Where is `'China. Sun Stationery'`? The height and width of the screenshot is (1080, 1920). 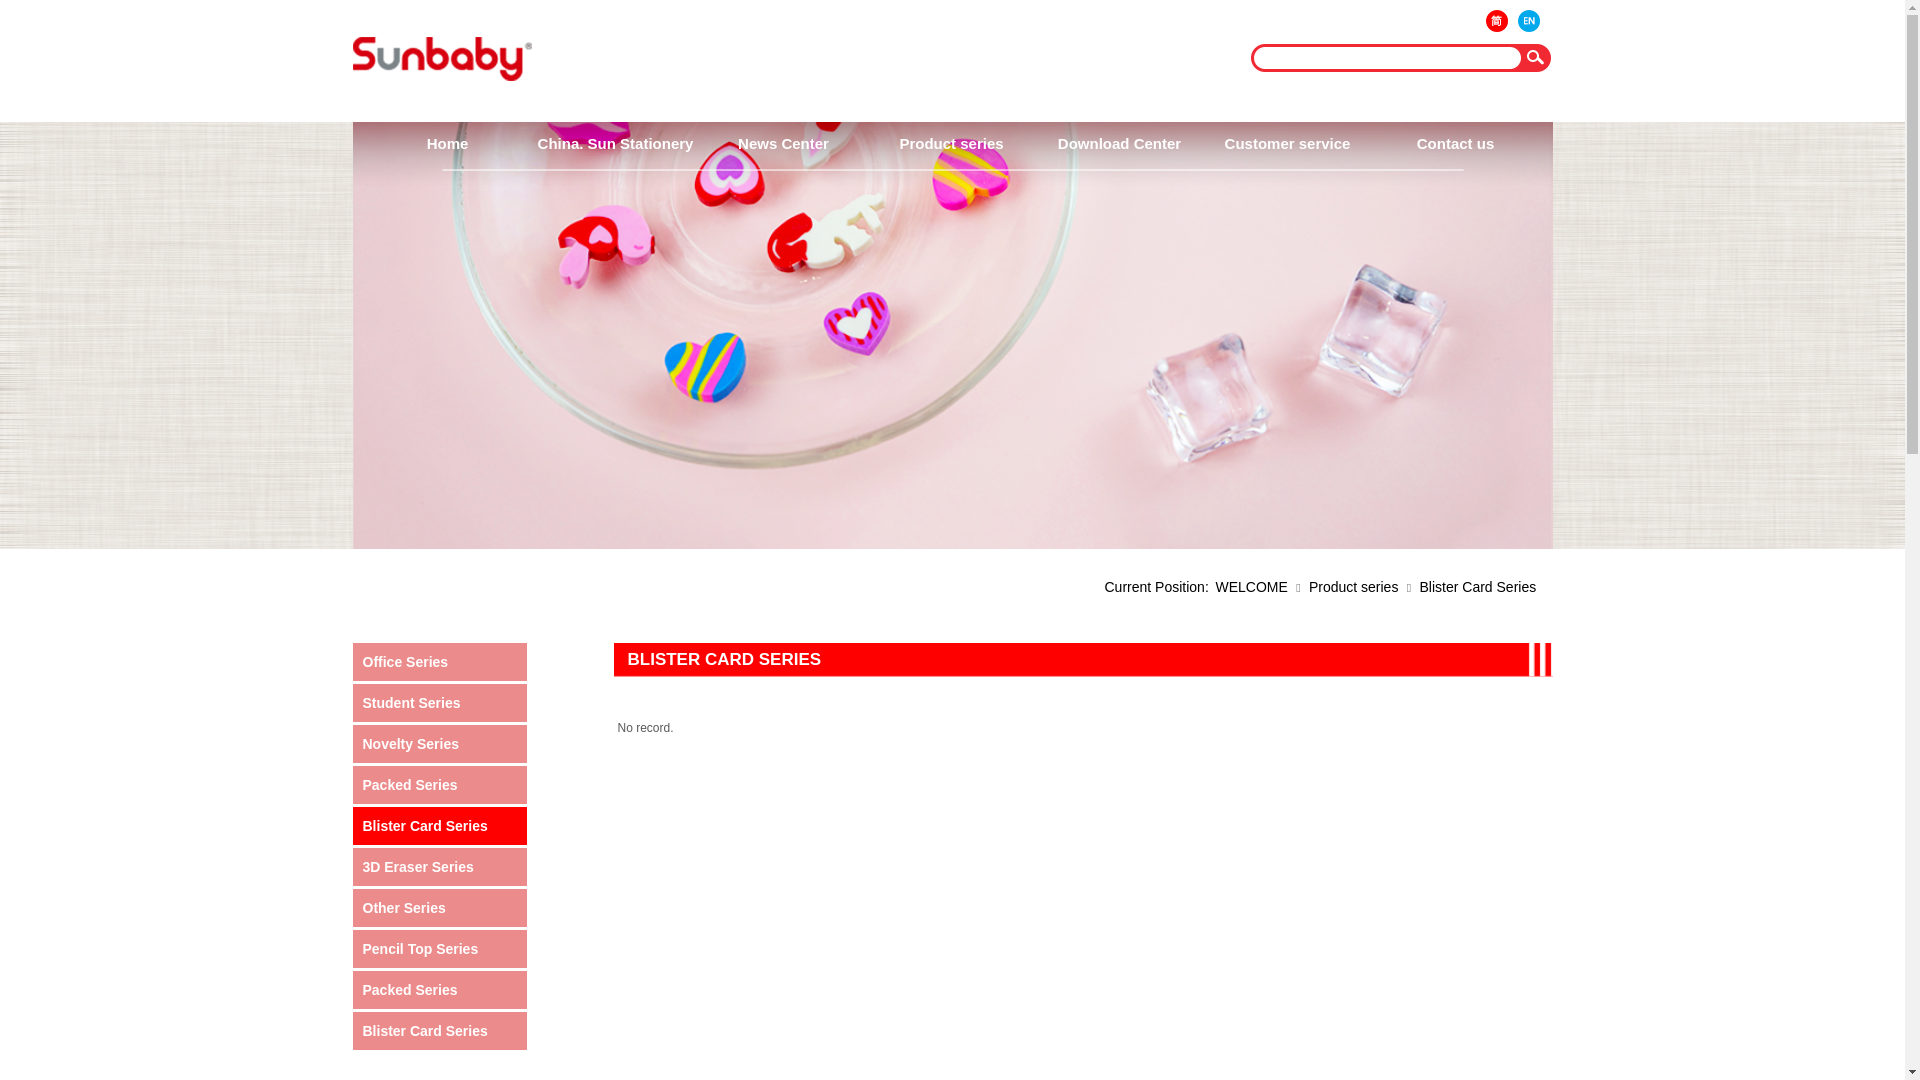
'China. Sun Stationery' is located at coordinates (613, 142).